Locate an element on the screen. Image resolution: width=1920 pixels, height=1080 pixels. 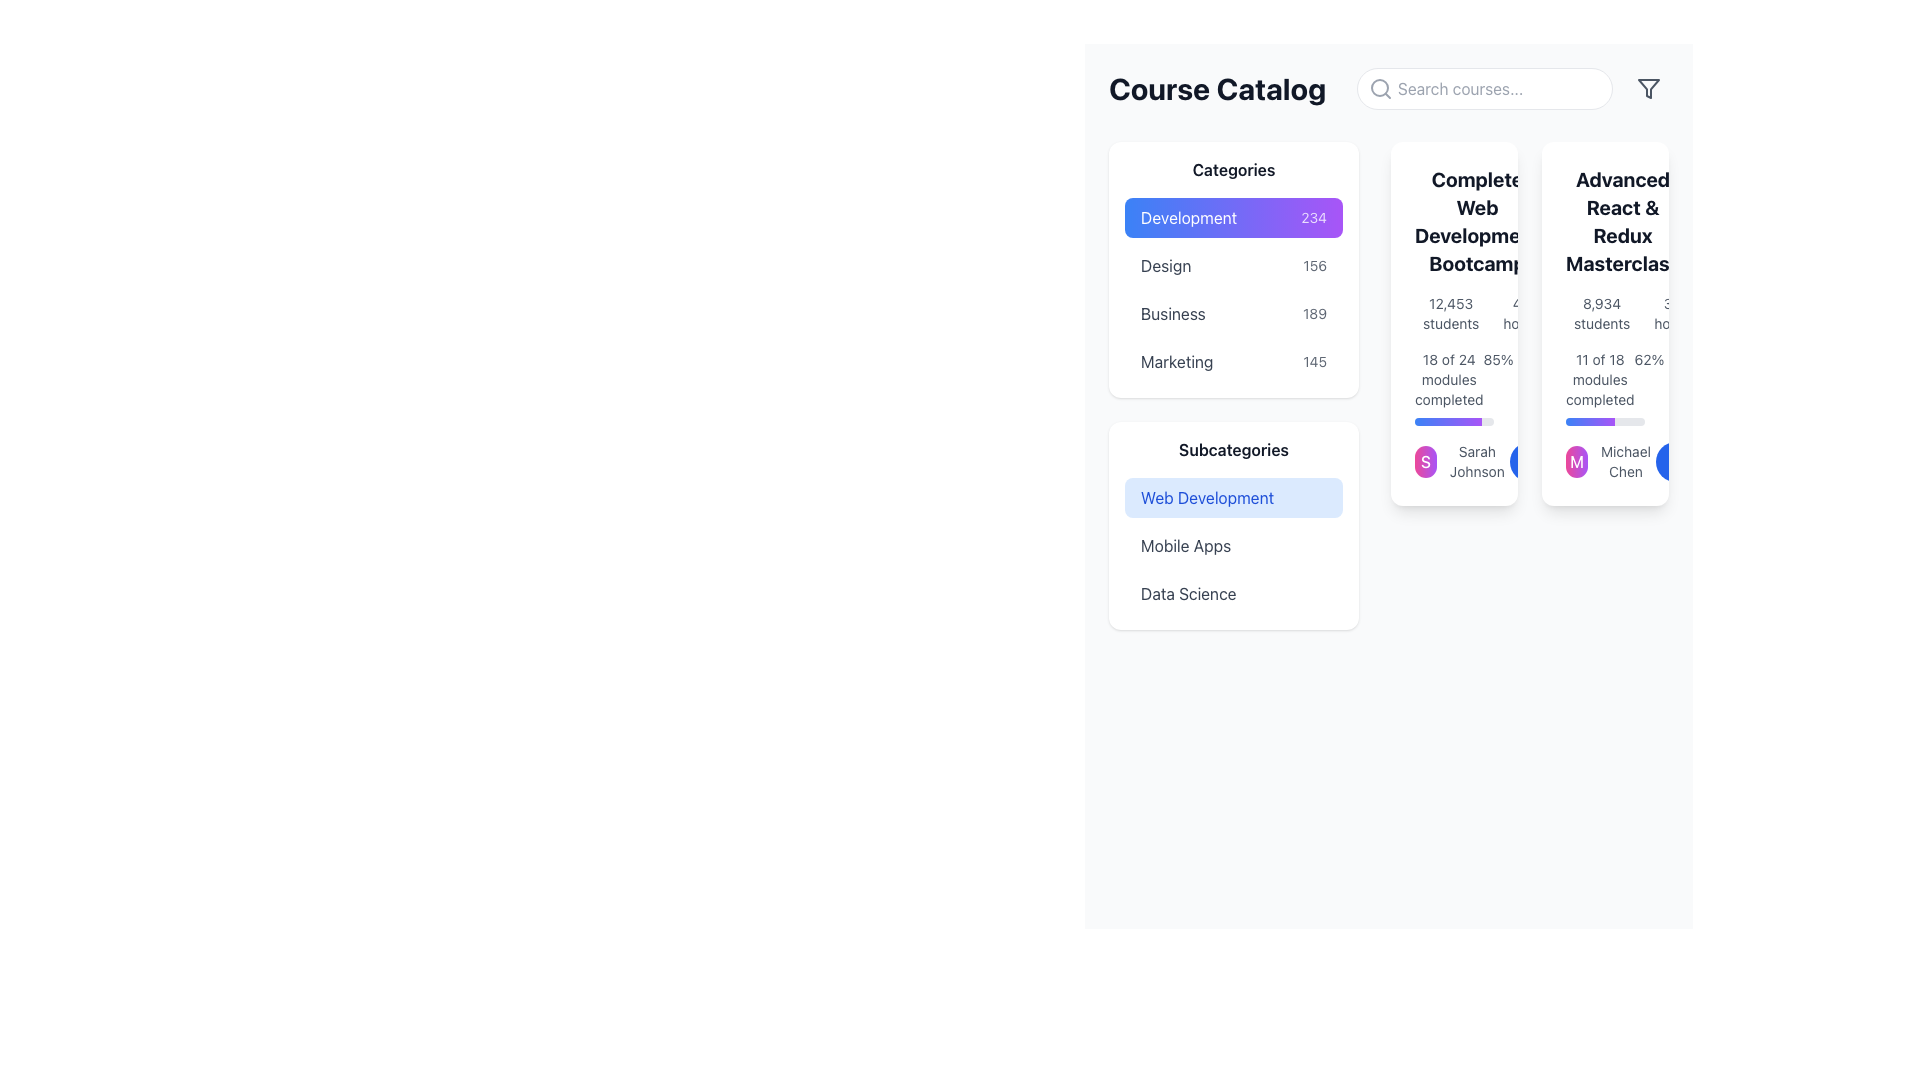
the 'Business' category label located within the 'Categories' group is located at coordinates (1173, 313).